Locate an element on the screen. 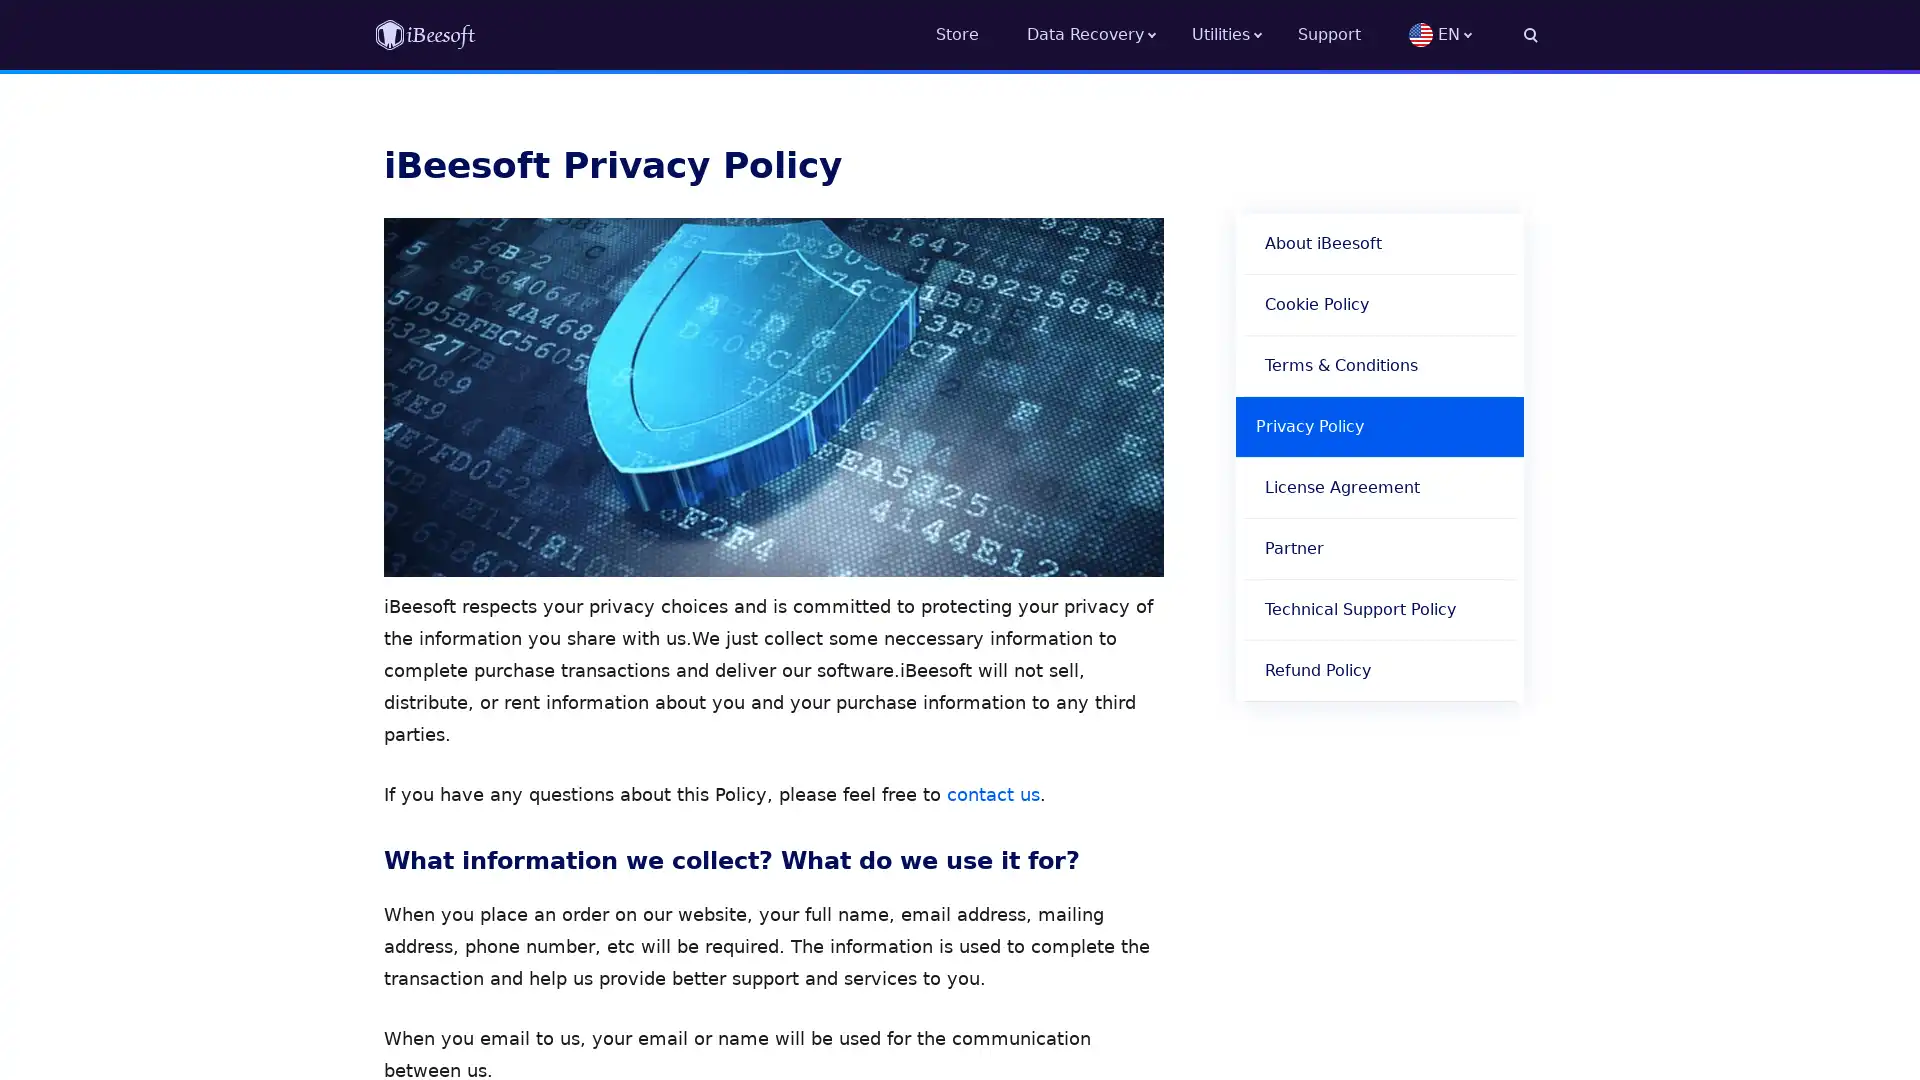  languages is located at coordinates (1473, 34).